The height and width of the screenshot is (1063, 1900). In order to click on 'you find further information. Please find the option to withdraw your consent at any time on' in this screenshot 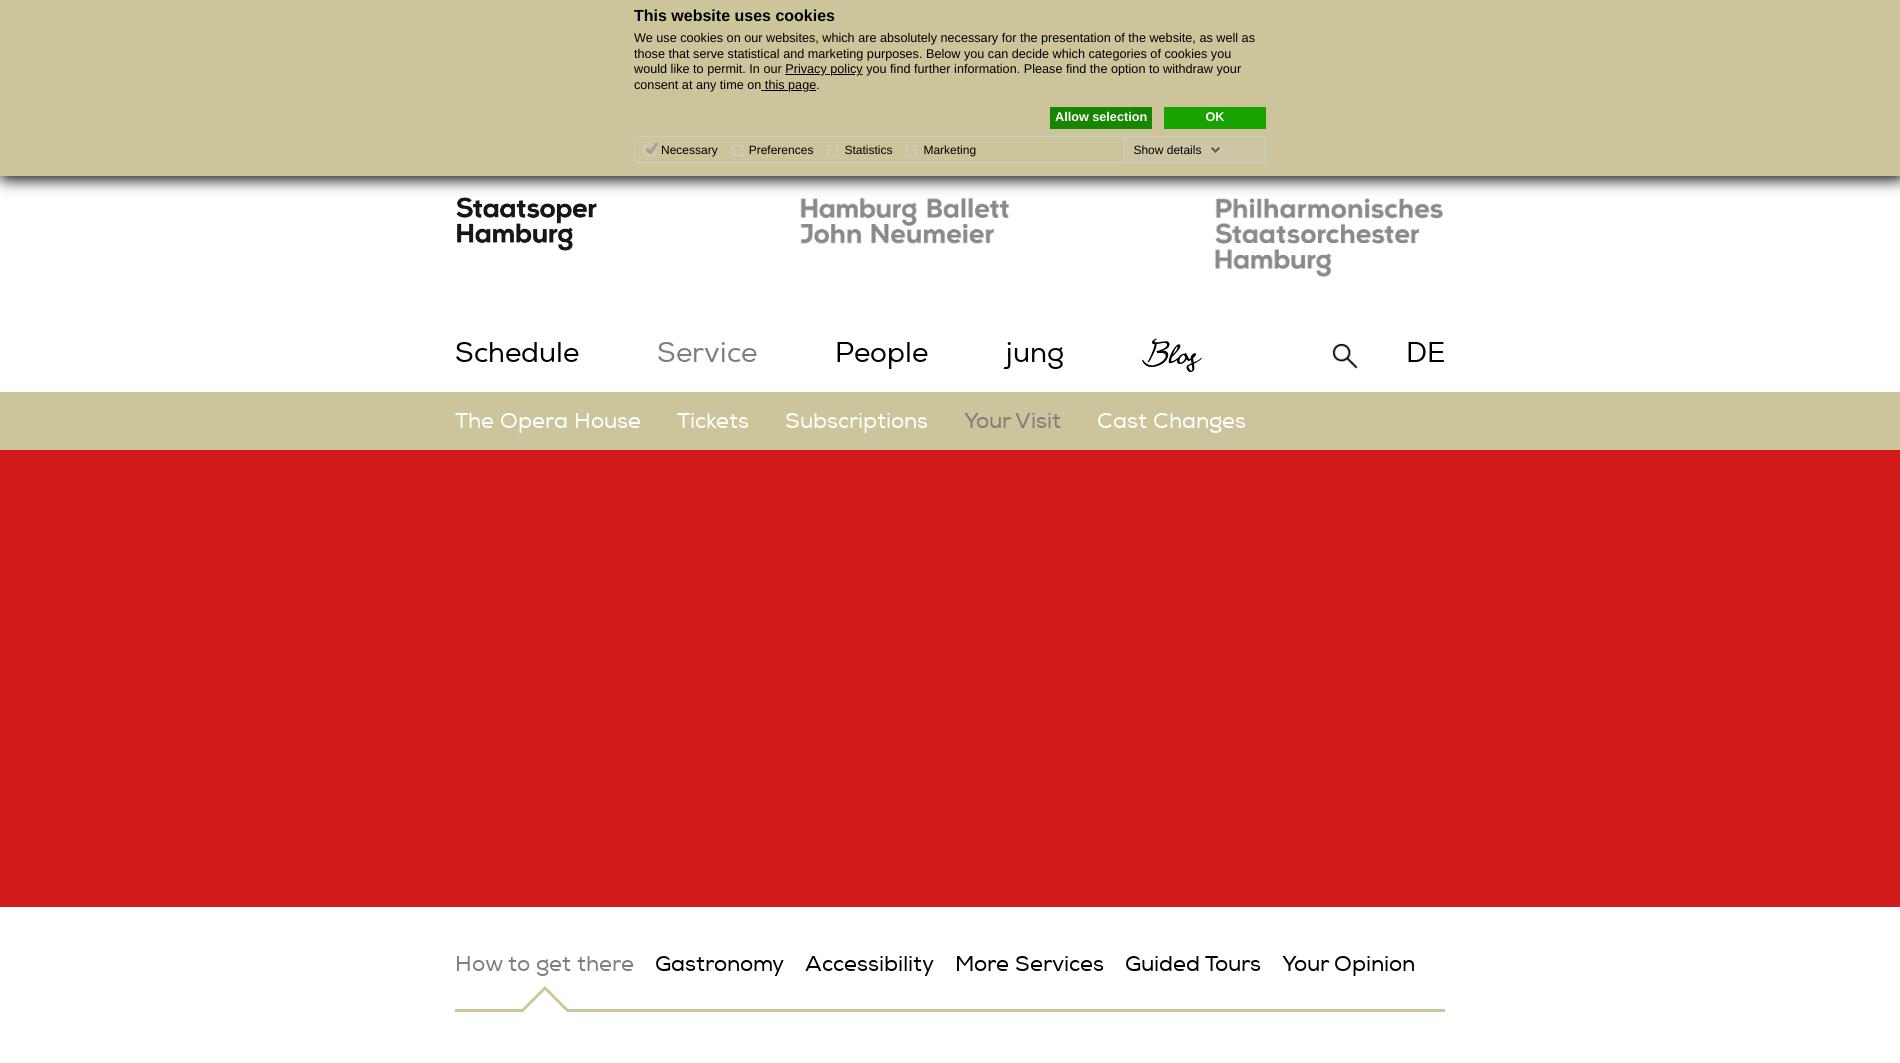, I will do `click(936, 76)`.